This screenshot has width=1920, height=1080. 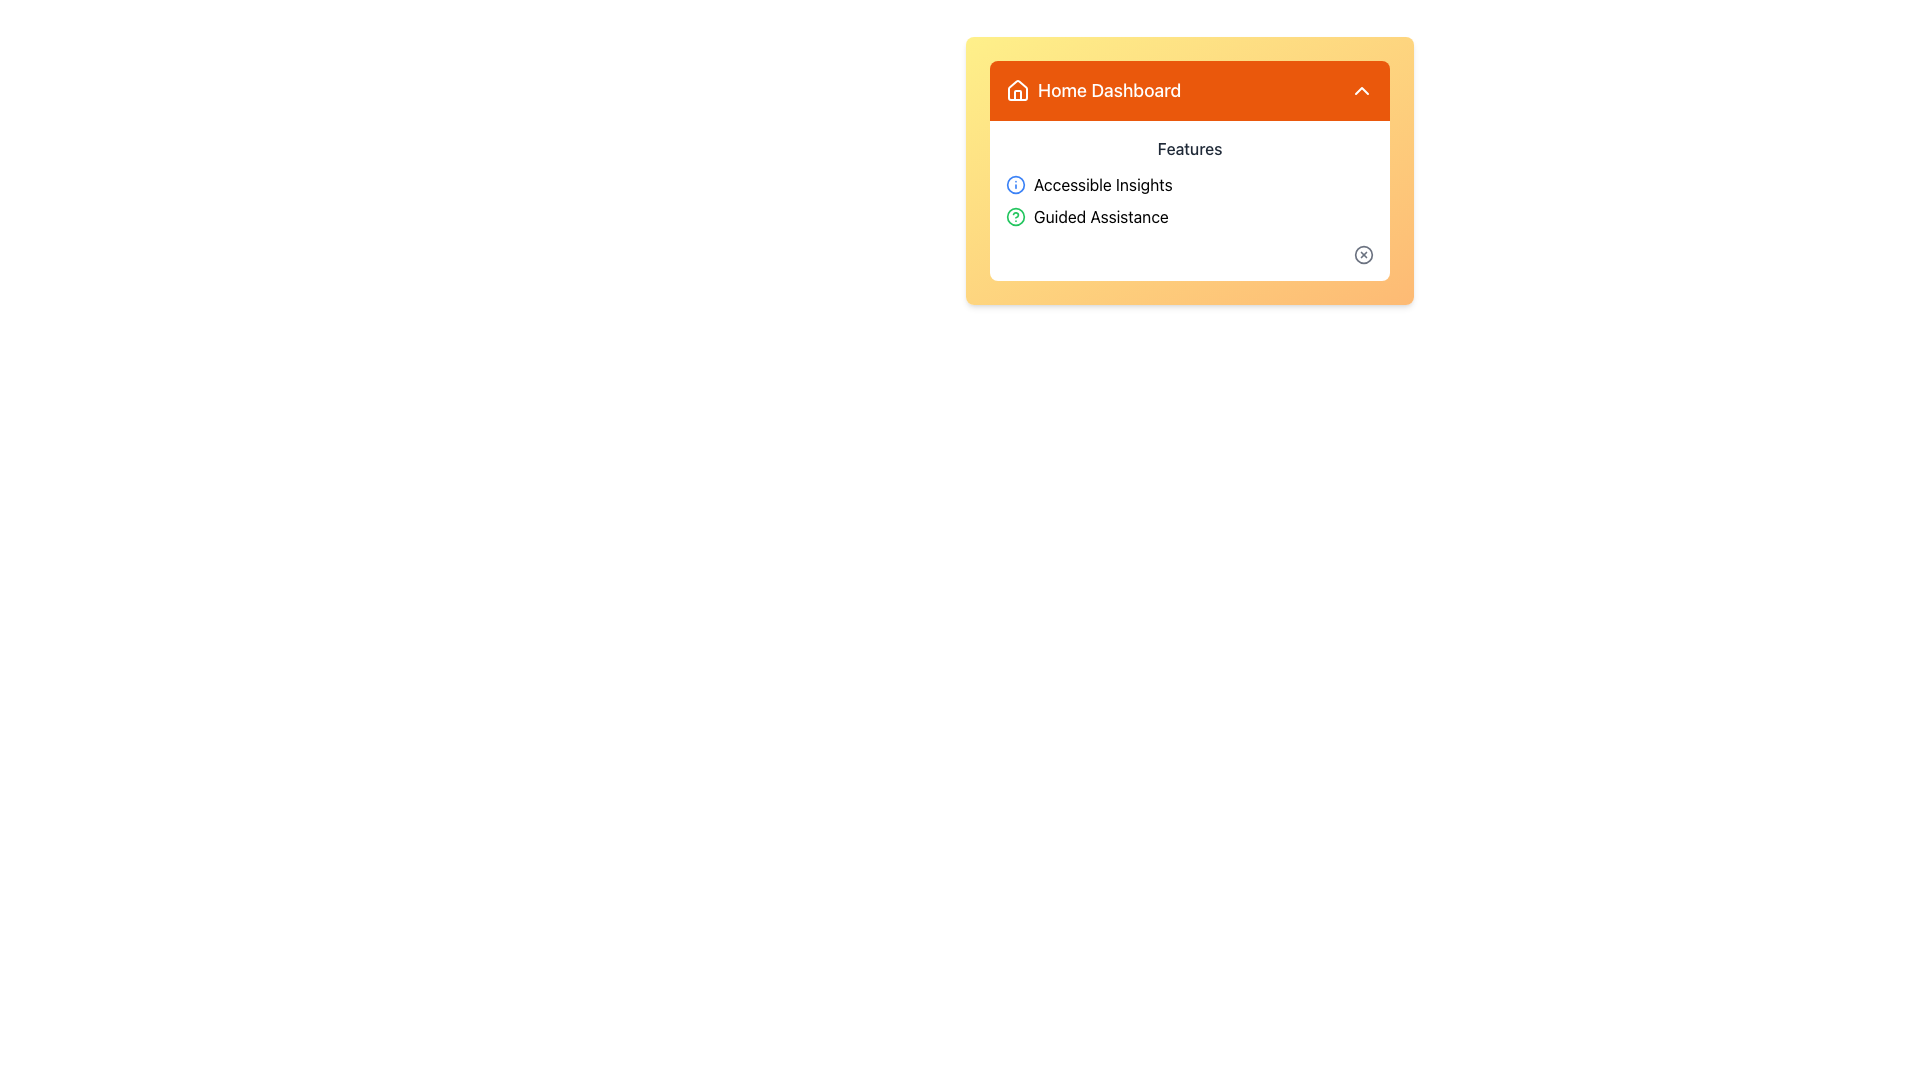 I want to click on the informational cue icon related to 'Accessible Insights' located to the left of the text in the 'Features' section of the card interface, so click(x=1016, y=185).